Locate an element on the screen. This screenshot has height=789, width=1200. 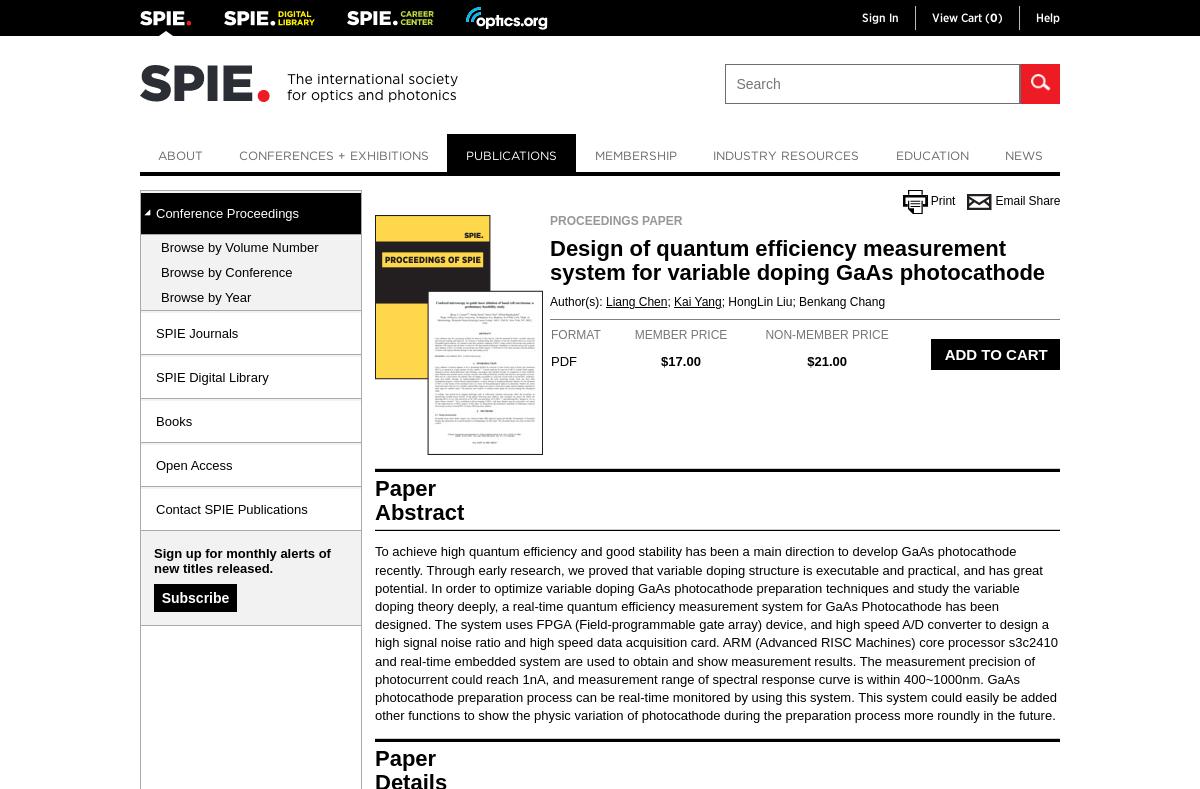
'SPIE Digital Library' is located at coordinates (211, 376).